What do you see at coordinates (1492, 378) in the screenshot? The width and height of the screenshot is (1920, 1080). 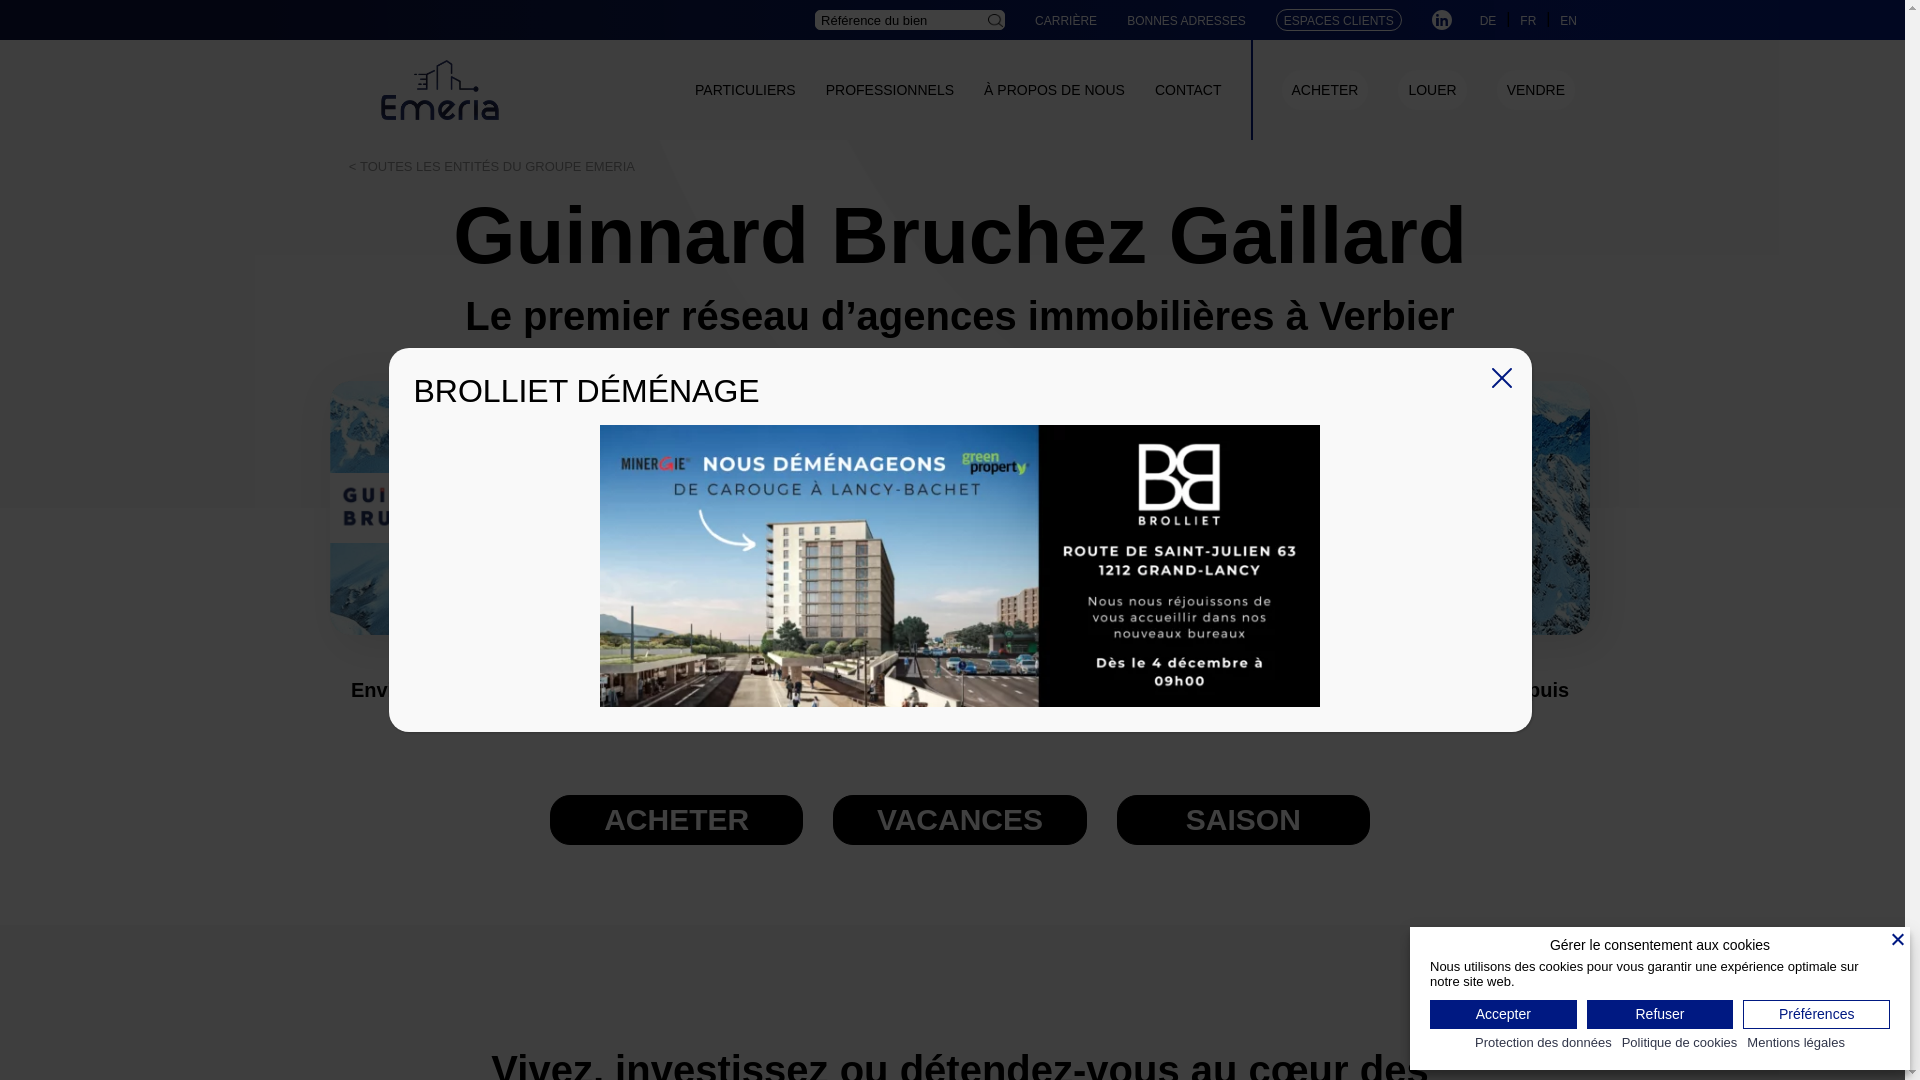 I see `'X'` at bounding box center [1492, 378].